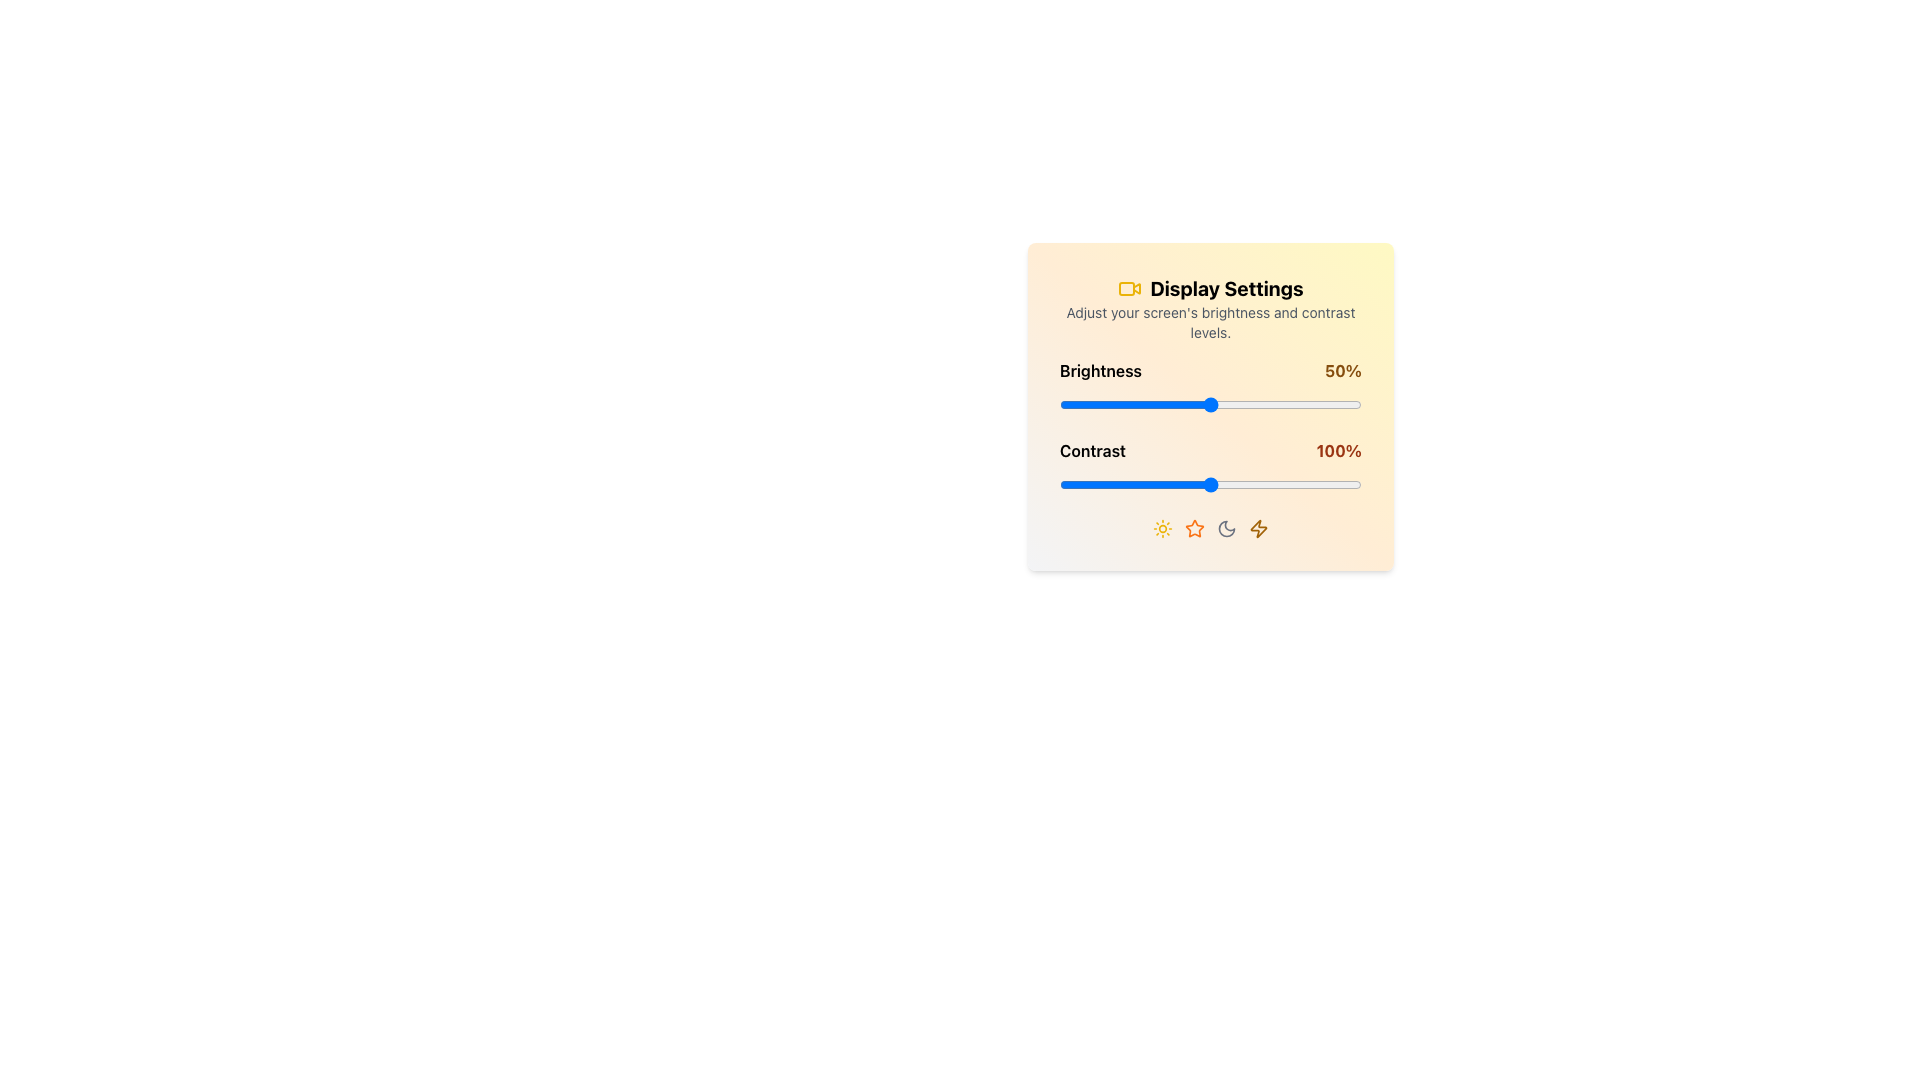 The image size is (1920, 1080). I want to click on the brightness, so click(1074, 405).